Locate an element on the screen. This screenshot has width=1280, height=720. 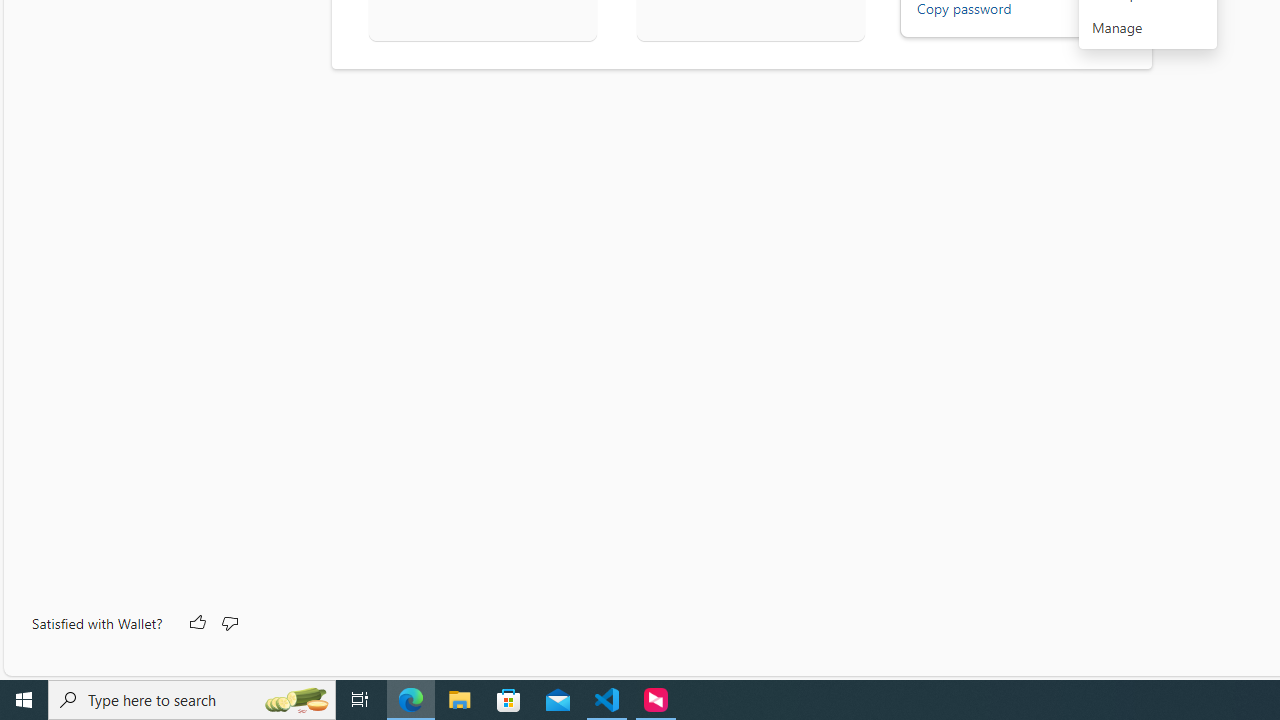
'Like' is located at coordinates (197, 622).